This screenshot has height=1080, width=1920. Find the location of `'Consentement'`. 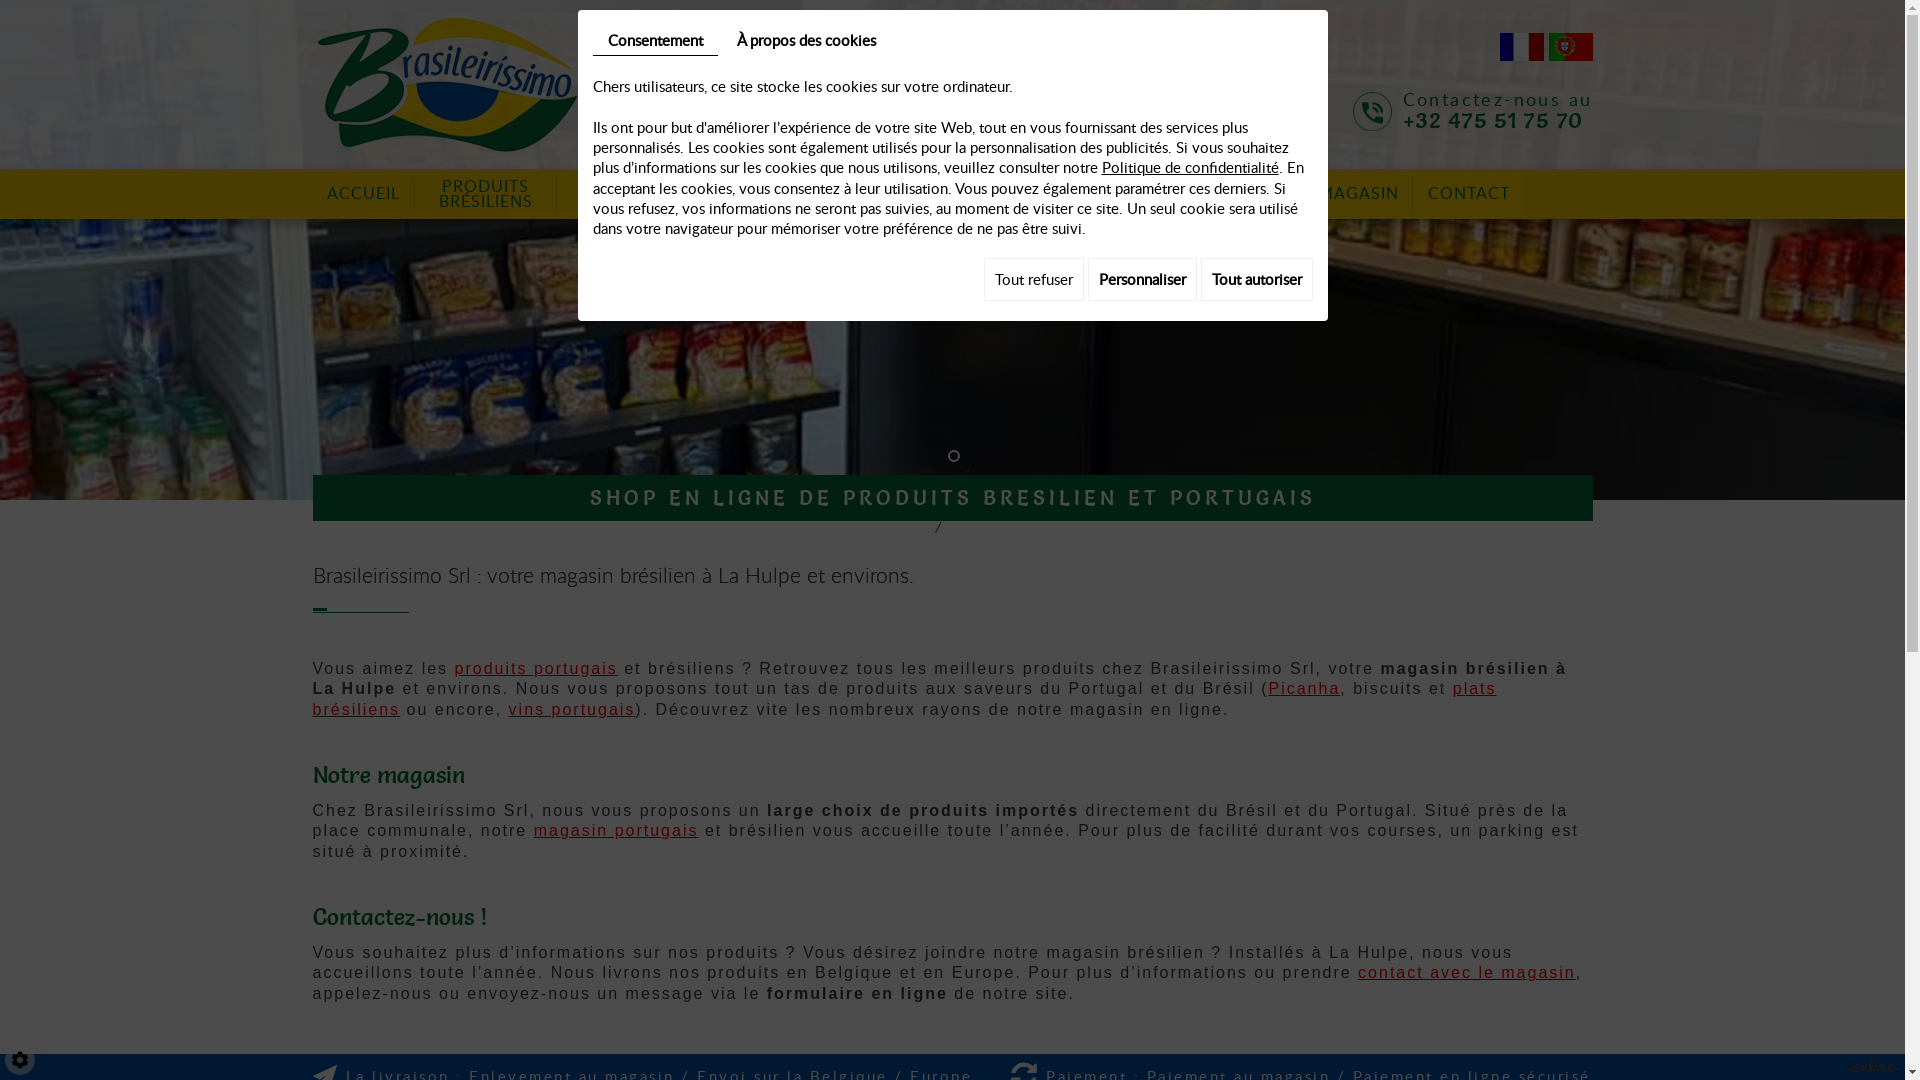

'Consentement' is located at coordinates (654, 40).